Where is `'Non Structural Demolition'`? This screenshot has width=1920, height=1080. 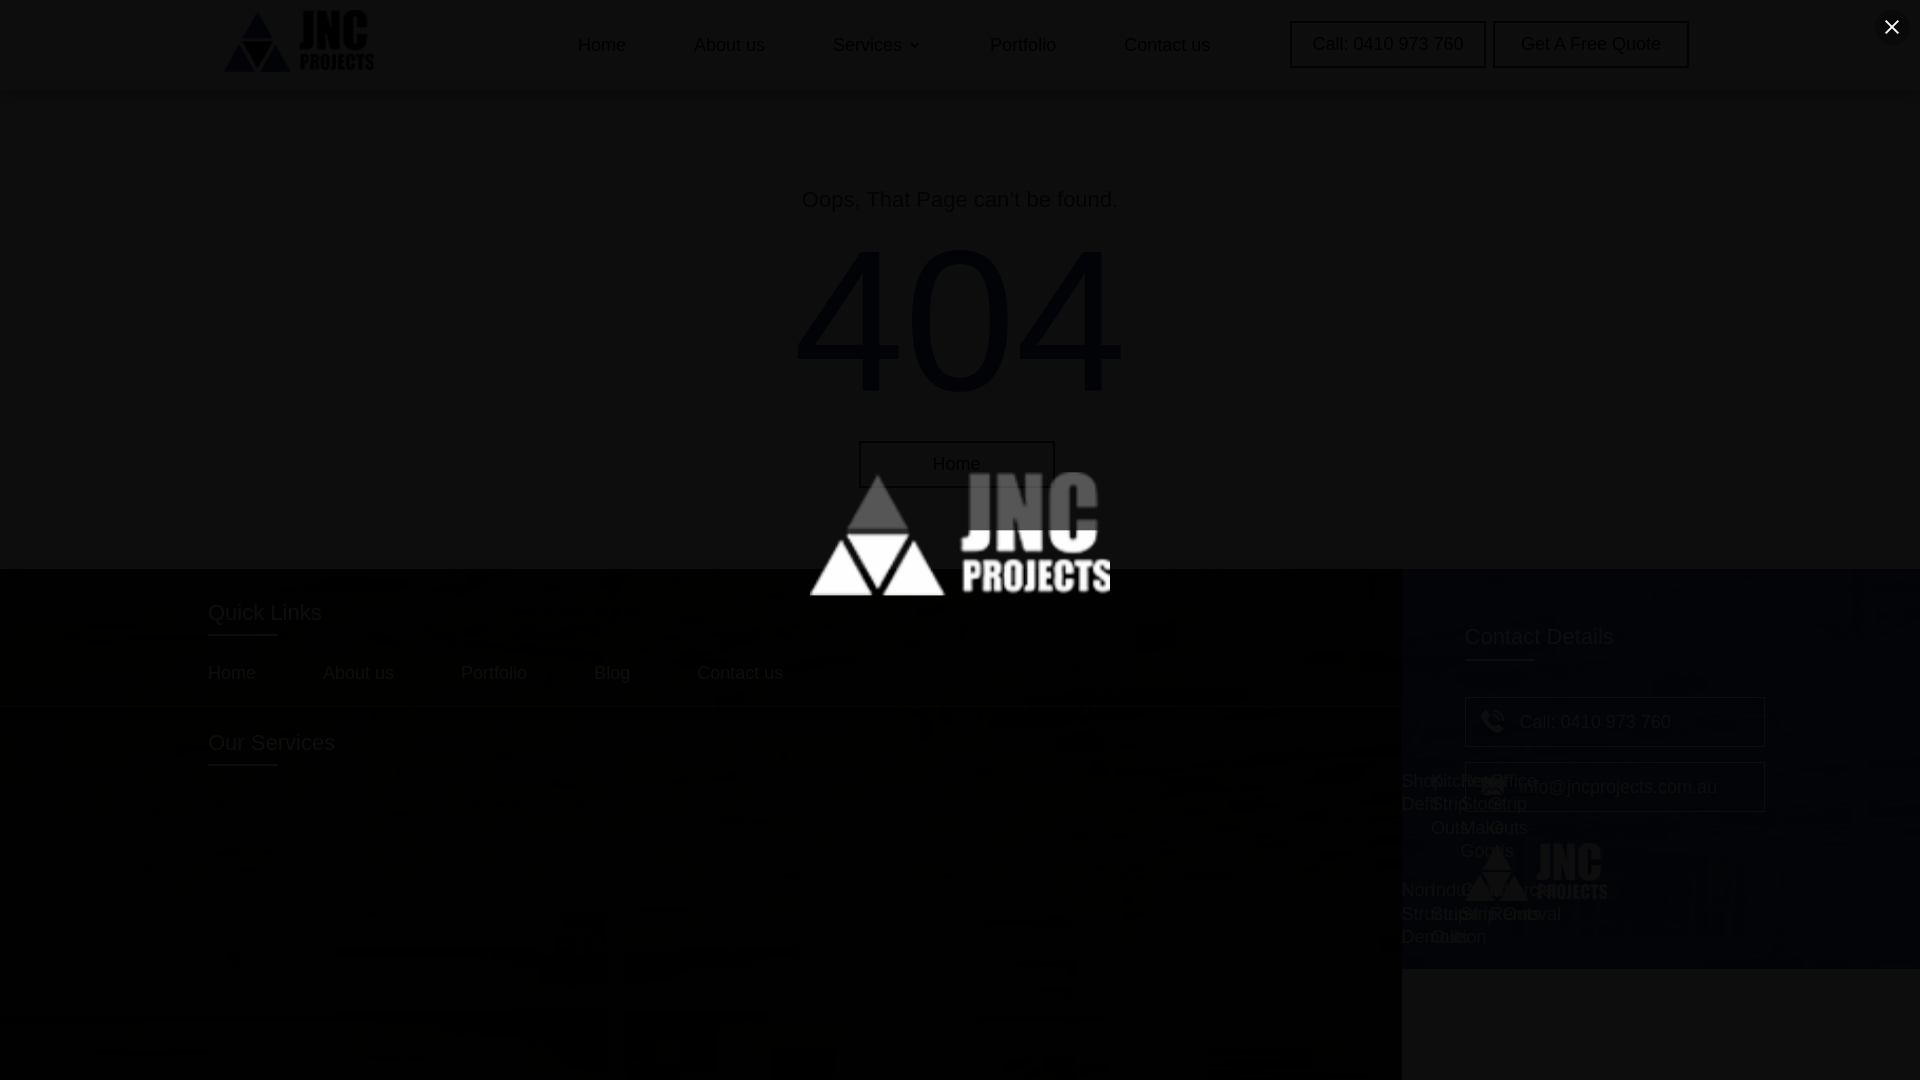
'Non Structural Demolition' is located at coordinates (1444, 918).